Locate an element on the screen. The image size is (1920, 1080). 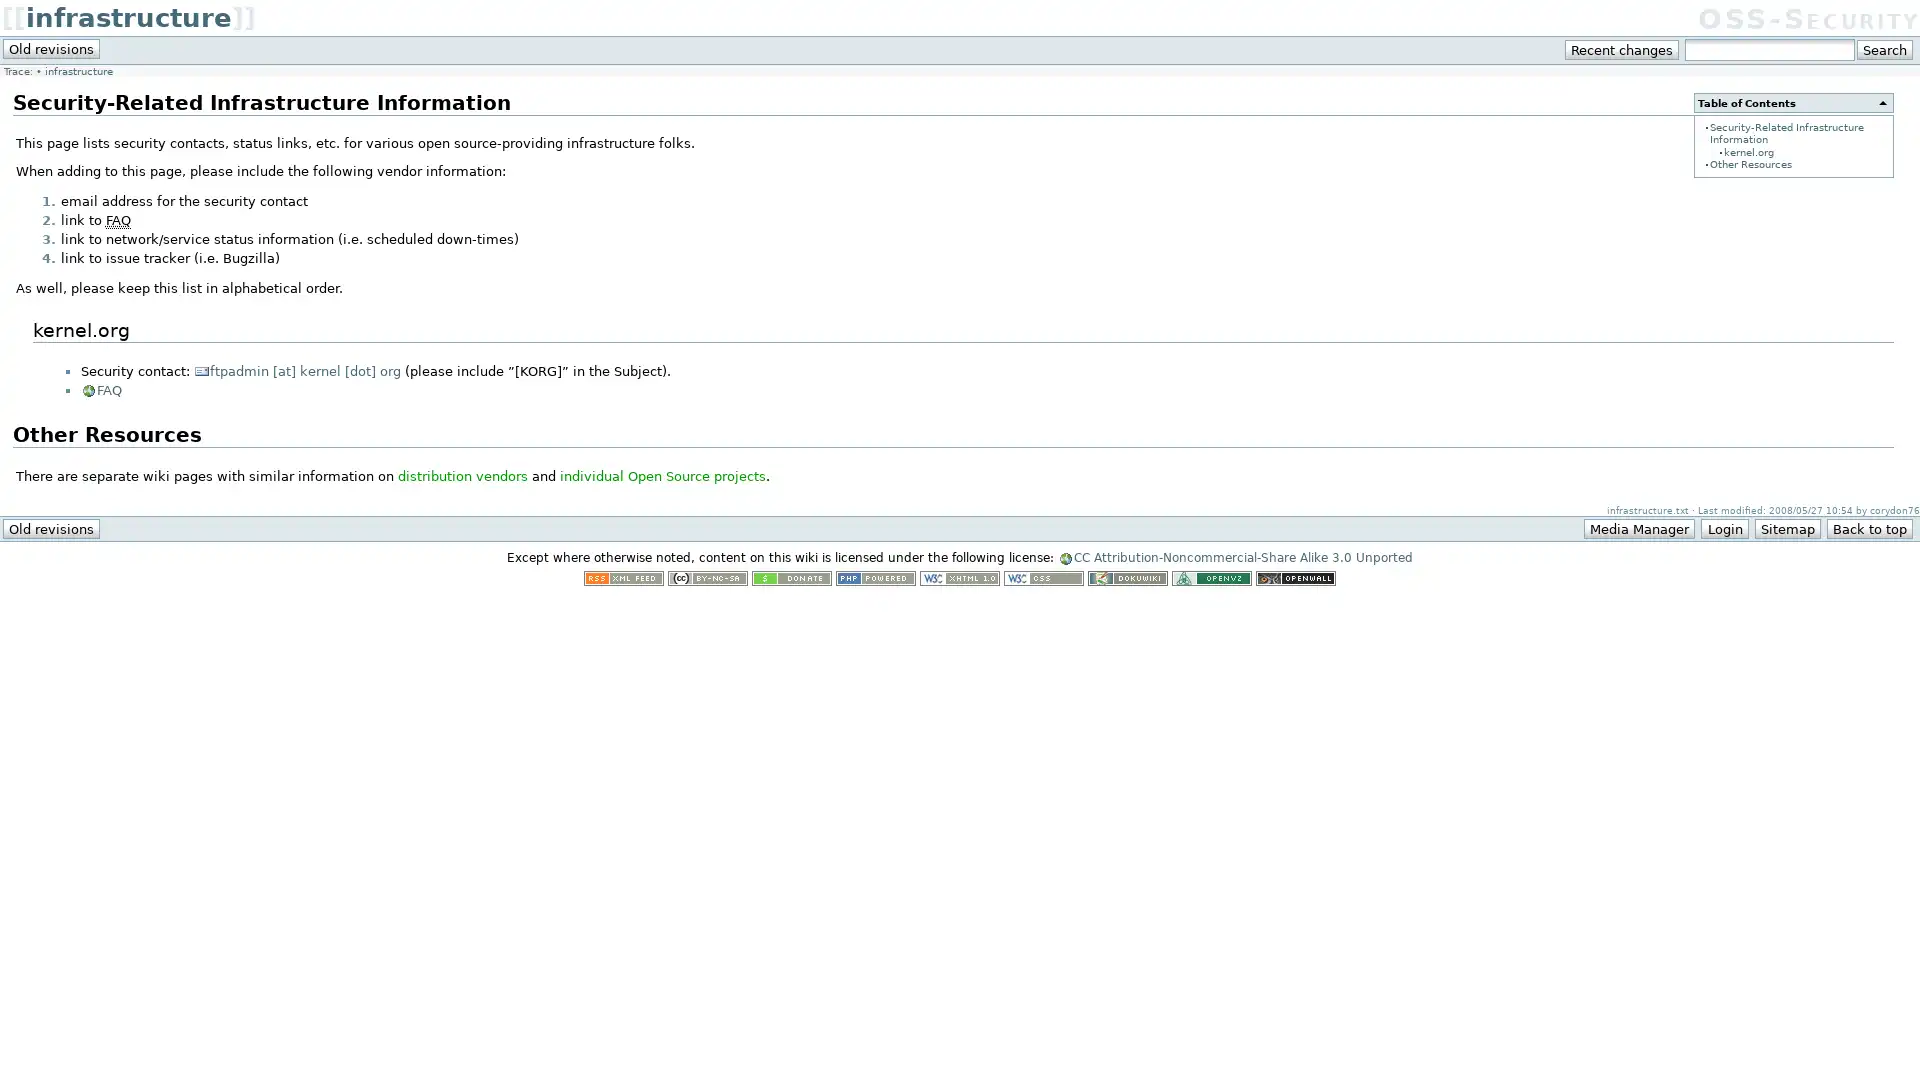
Media Manager is located at coordinates (1639, 527).